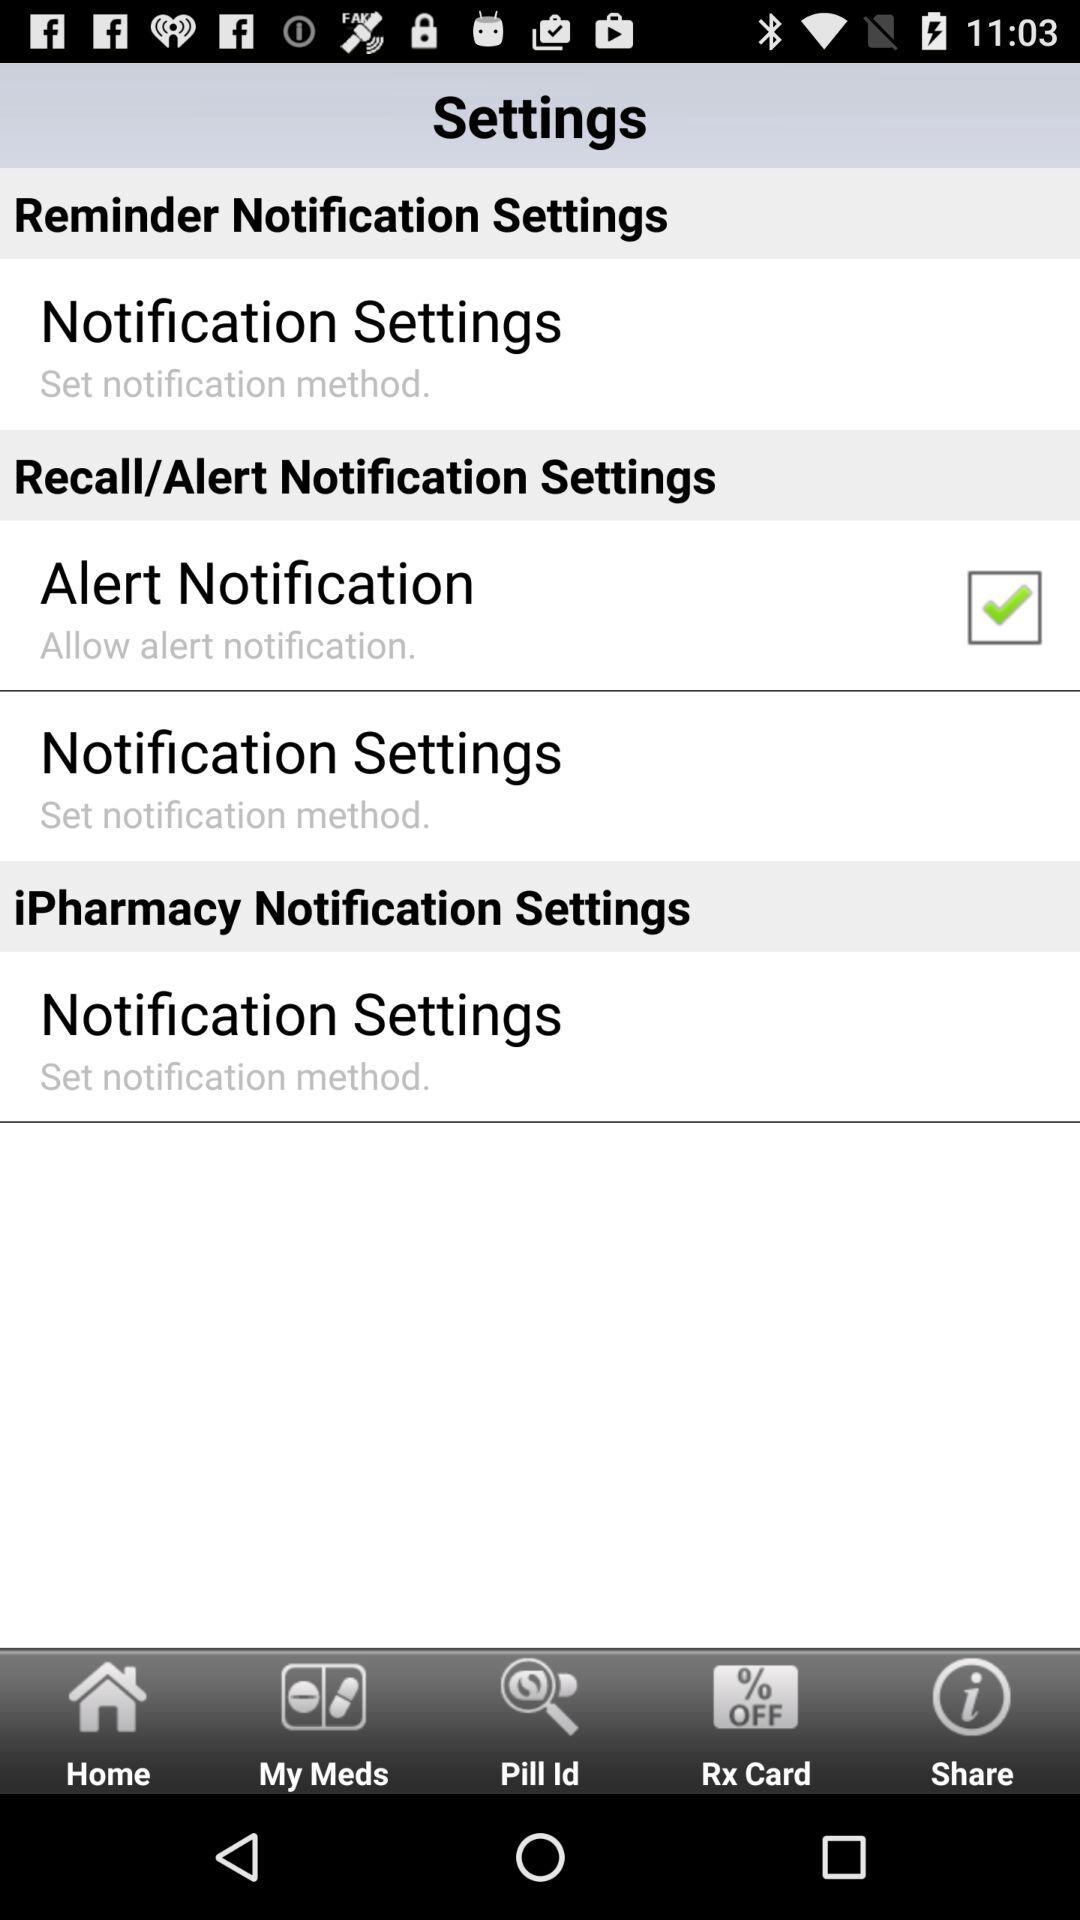 This screenshot has height=1920, width=1080. What do you see at coordinates (540, 1719) in the screenshot?
I see `the item at the bottom` at bounding box center [540, 1719].